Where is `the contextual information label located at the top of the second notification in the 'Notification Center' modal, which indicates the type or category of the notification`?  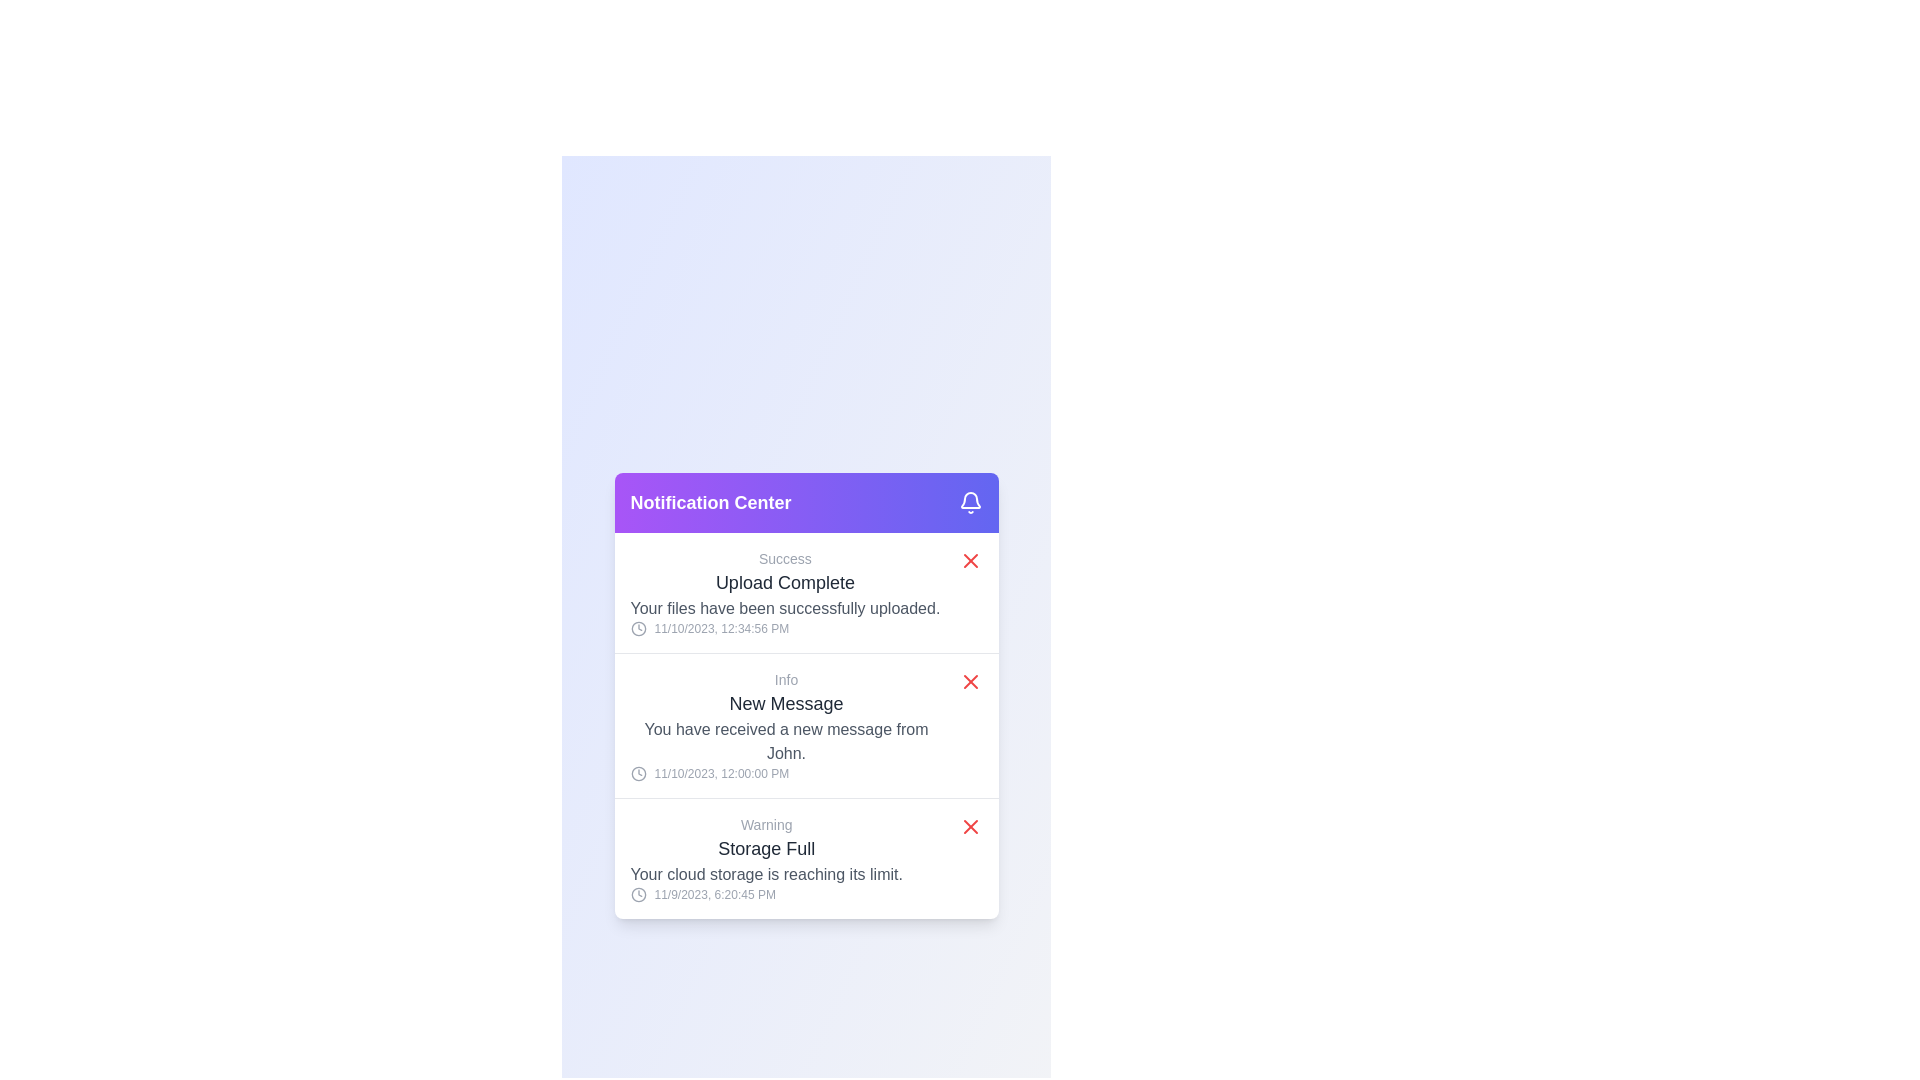 the contextual information label located at the top of the second notification in the 'Notification Center' modal, which indicates the type or category of the notification is located at coordinates (785, 678).